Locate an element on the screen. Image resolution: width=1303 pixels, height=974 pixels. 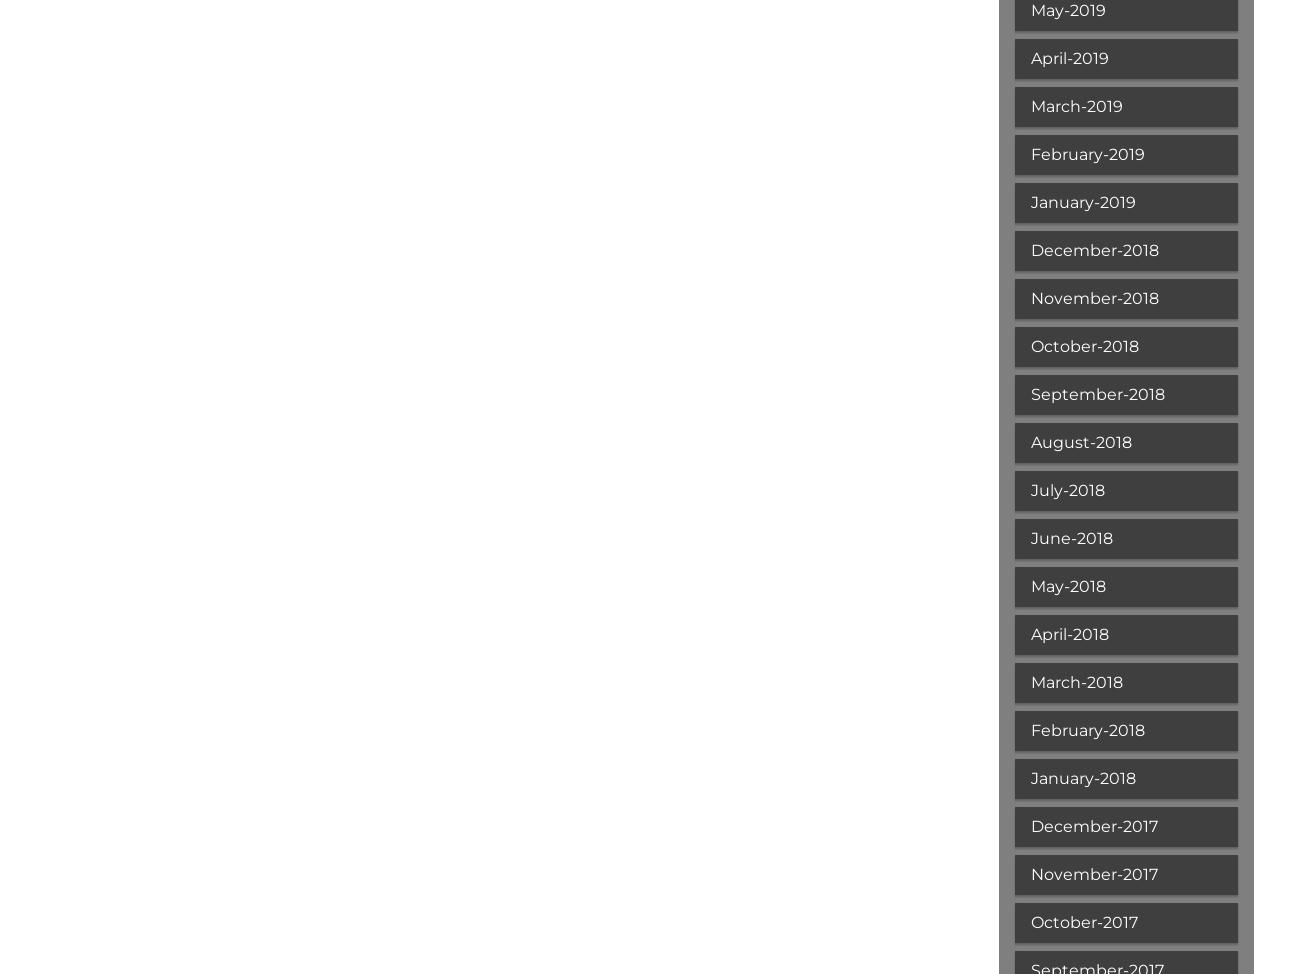
'October-2018' is located at coordinates (1082, 346).